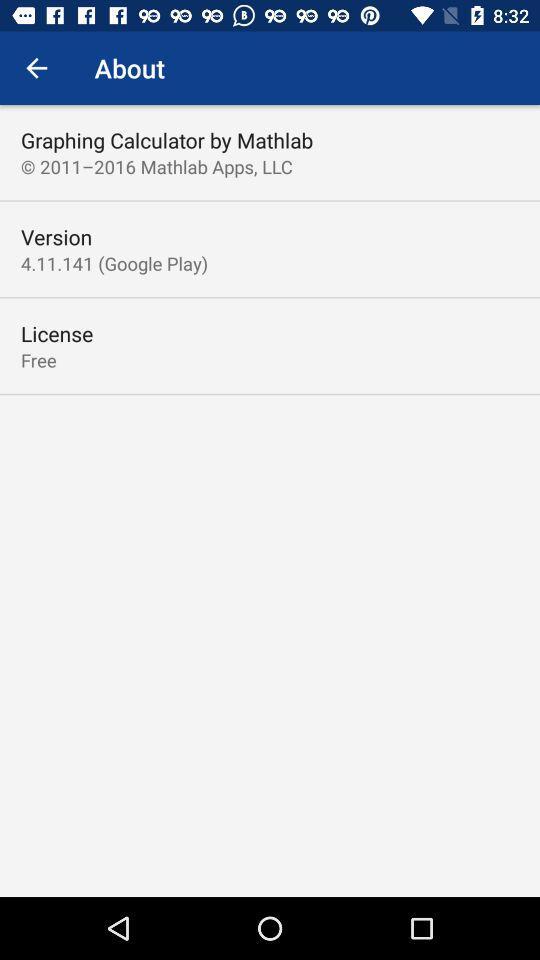  Describe the element at coordinates (166, 139) in the screenshot. I see `icon above 2011 2016 mathlab item` at that location.